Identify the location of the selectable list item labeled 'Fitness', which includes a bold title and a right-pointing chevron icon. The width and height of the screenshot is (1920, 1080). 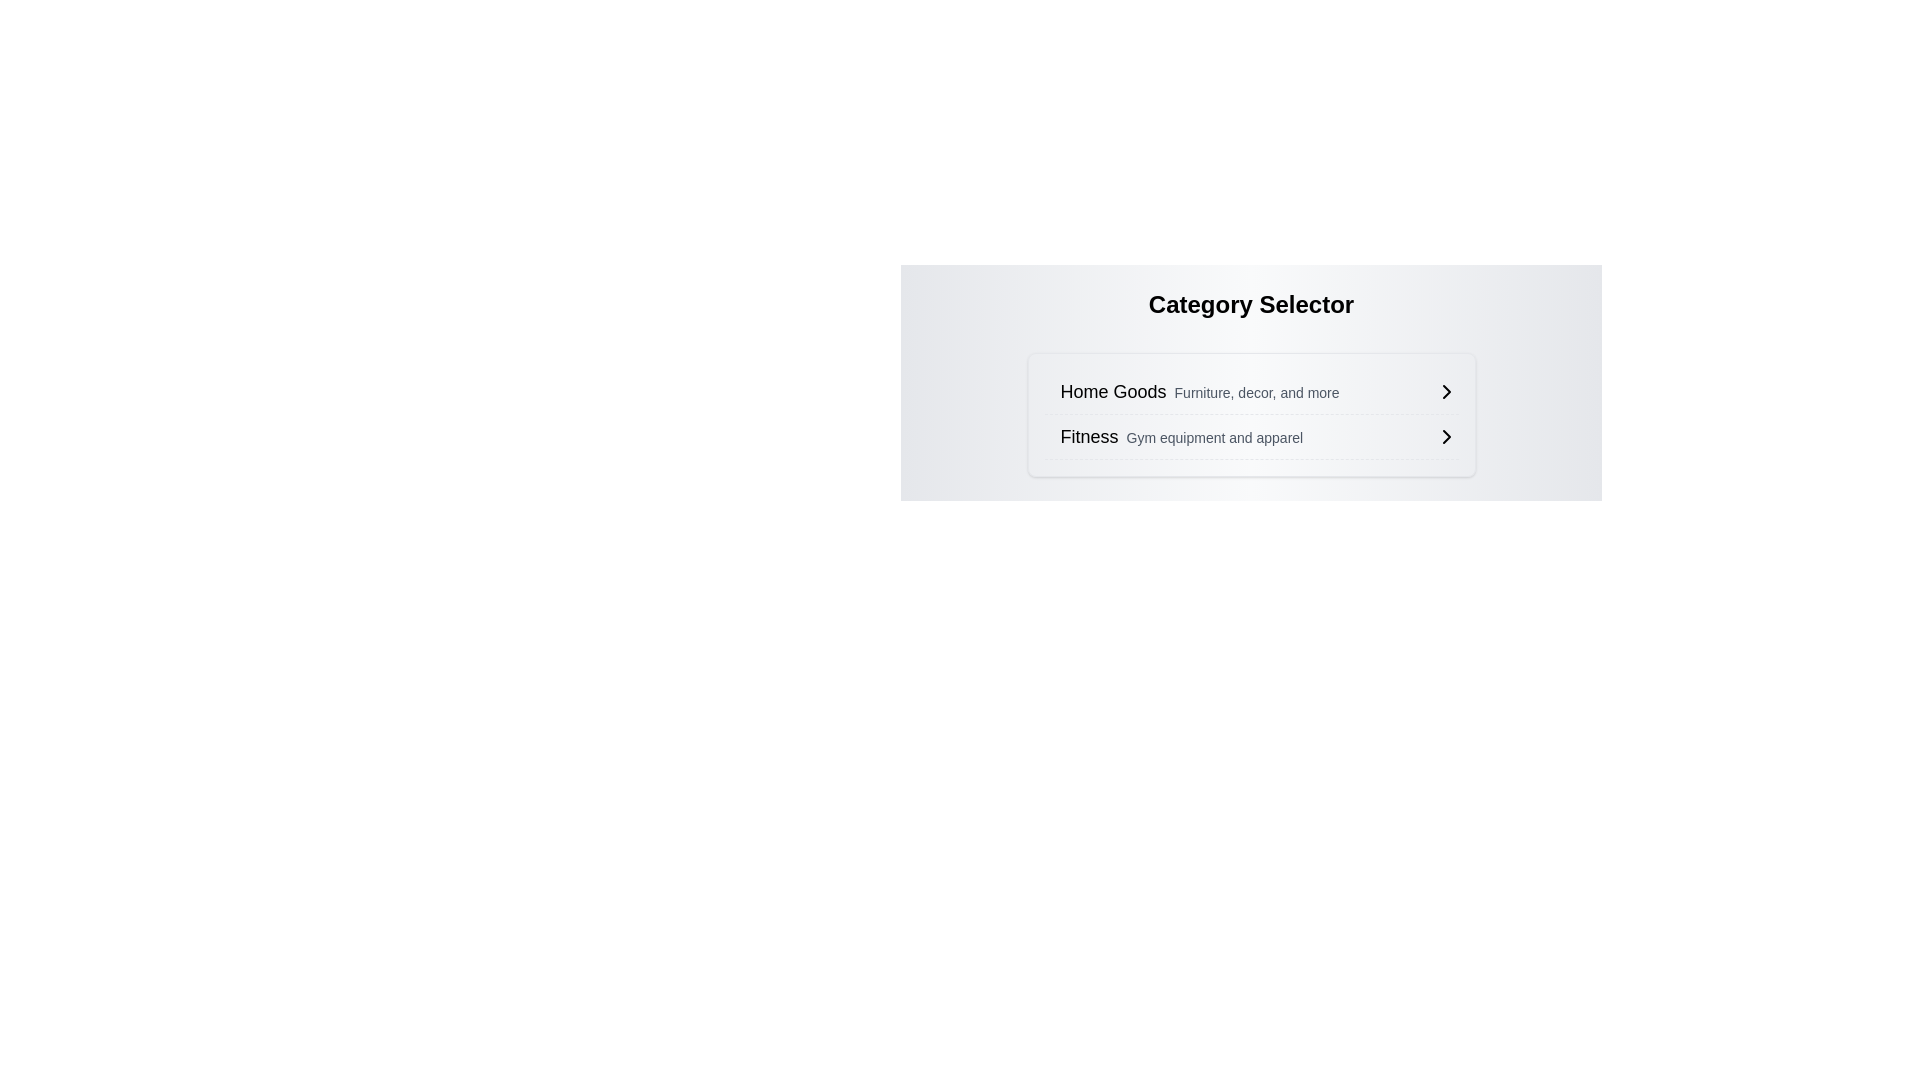
(1258, 435).